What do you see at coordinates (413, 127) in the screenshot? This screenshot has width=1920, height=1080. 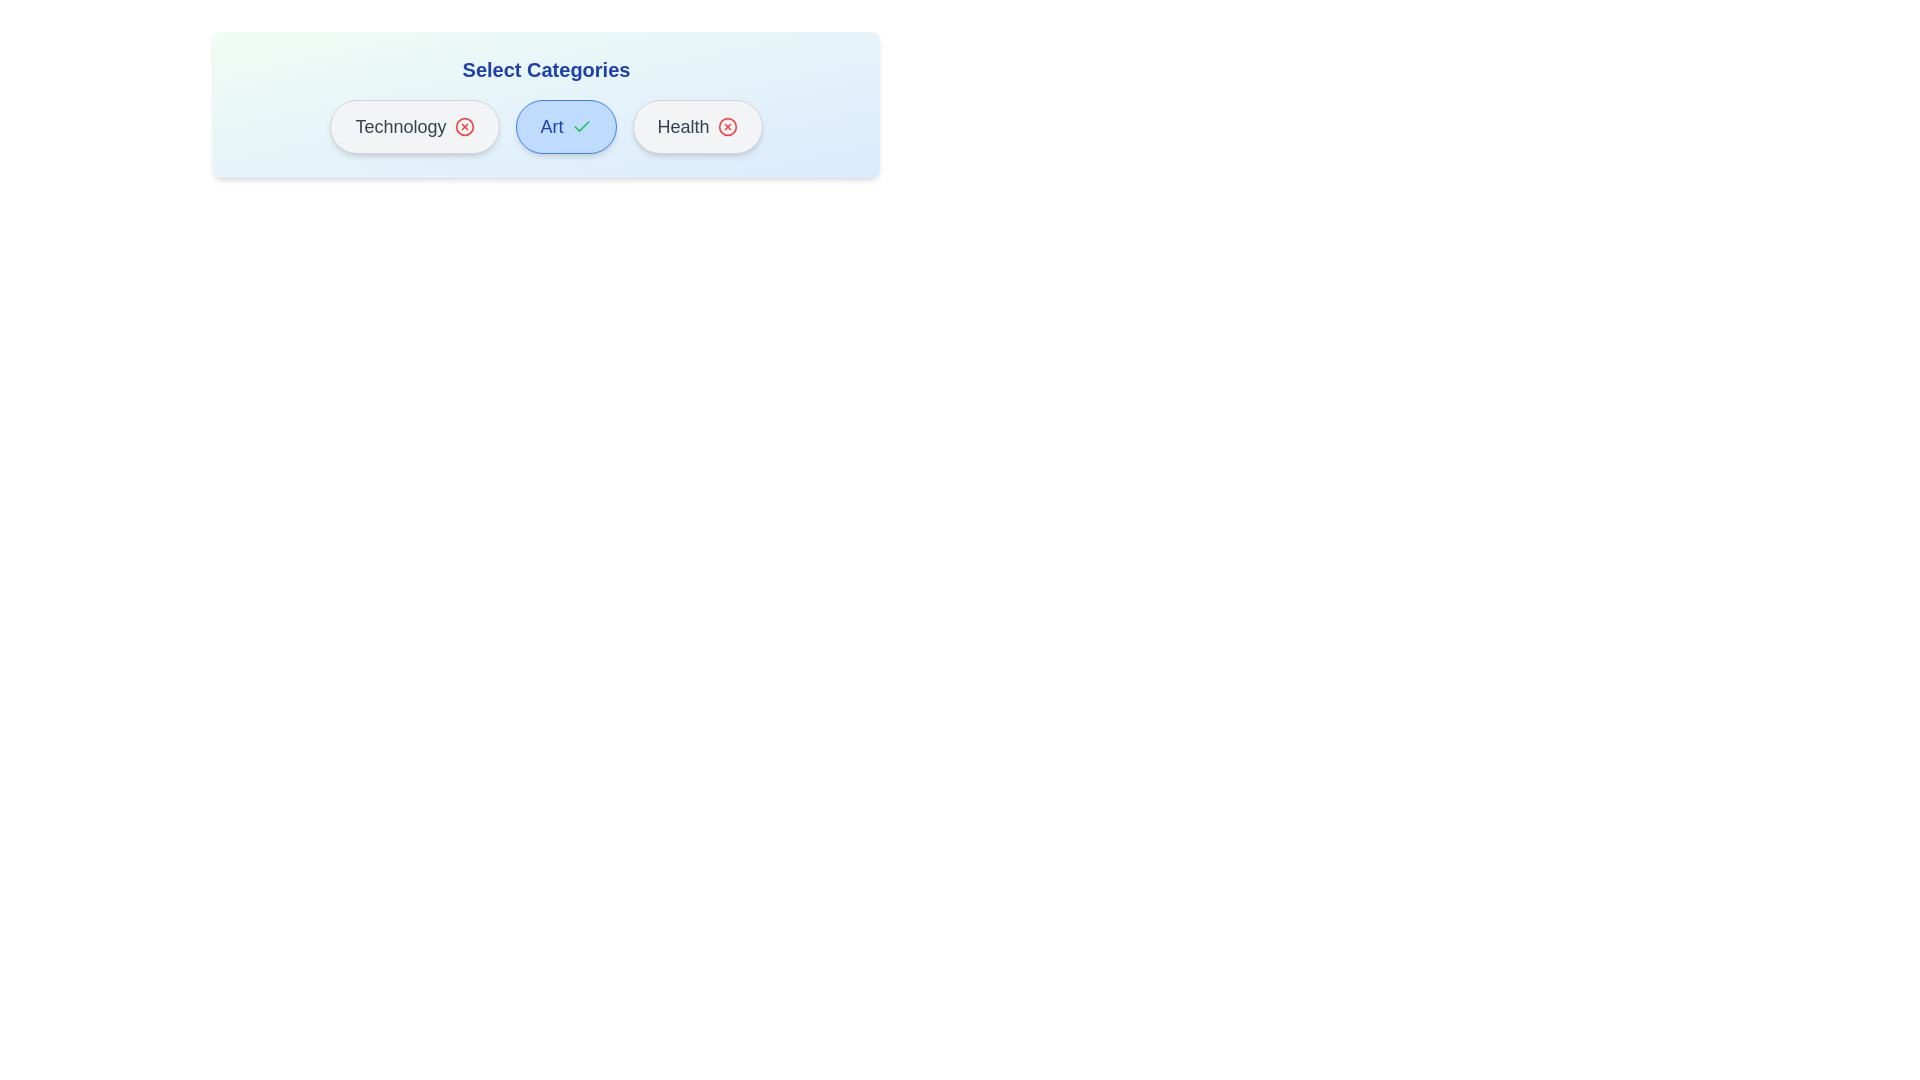 I see `the category button labeled Technology` at bounding box center [413, 127].